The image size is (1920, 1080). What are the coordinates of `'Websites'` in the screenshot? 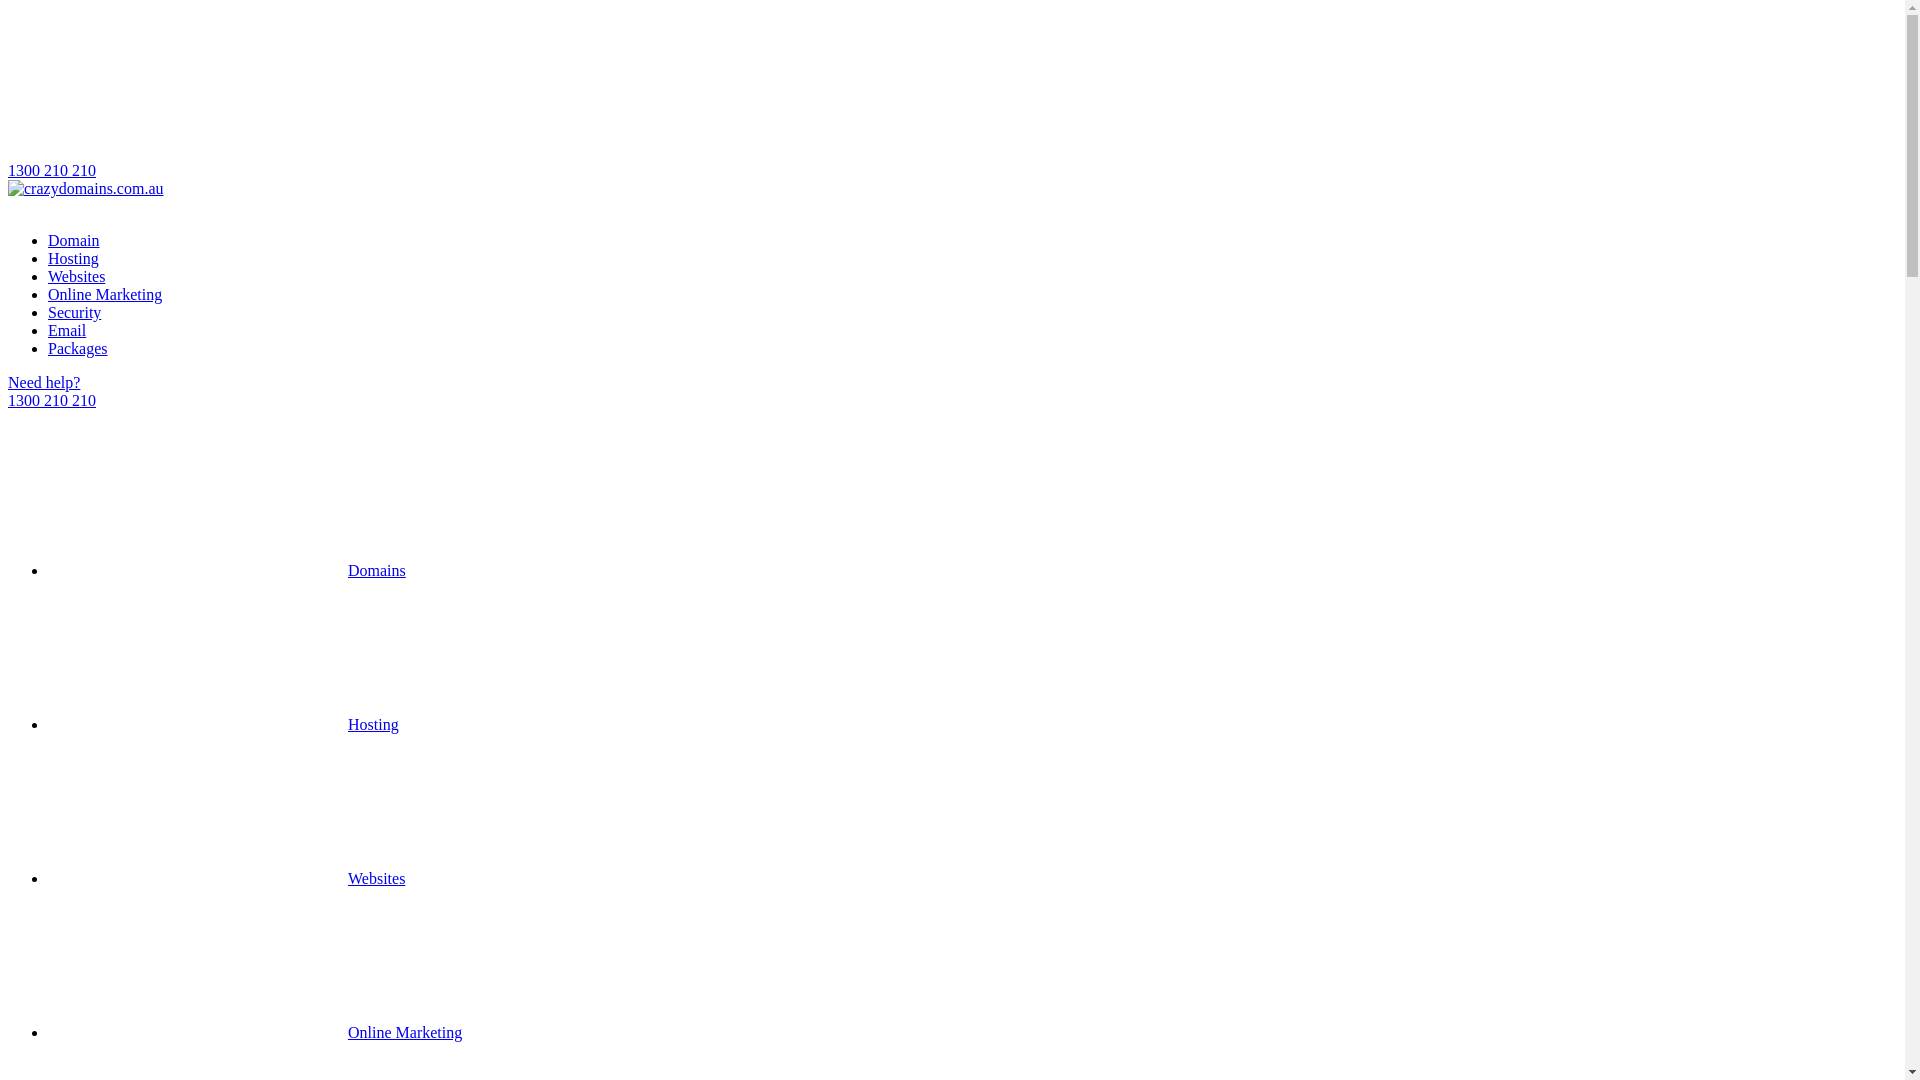 It's located at (226, 877).